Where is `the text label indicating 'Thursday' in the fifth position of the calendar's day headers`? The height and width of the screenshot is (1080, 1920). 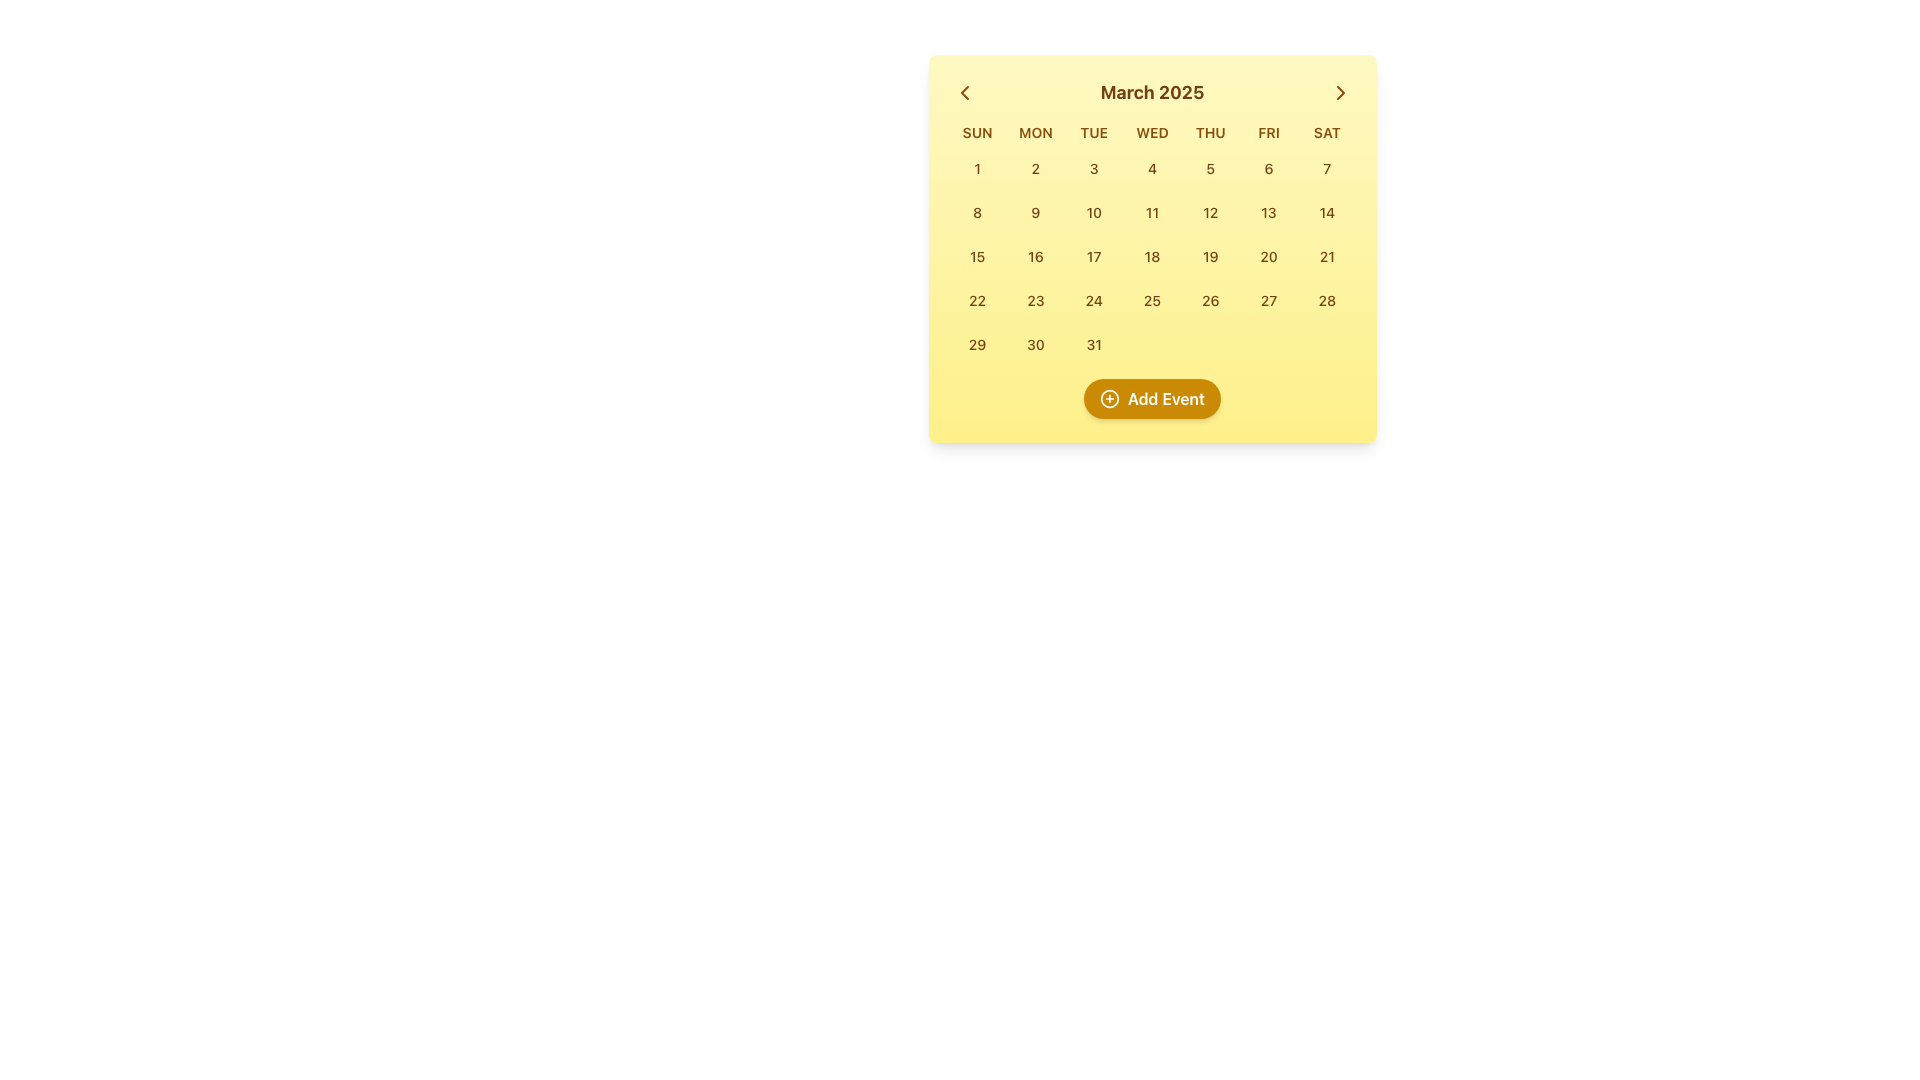 the text label indicating 'Thursday' in the fifth position of the calendar's day headers is located at coordinates (1209, 132).